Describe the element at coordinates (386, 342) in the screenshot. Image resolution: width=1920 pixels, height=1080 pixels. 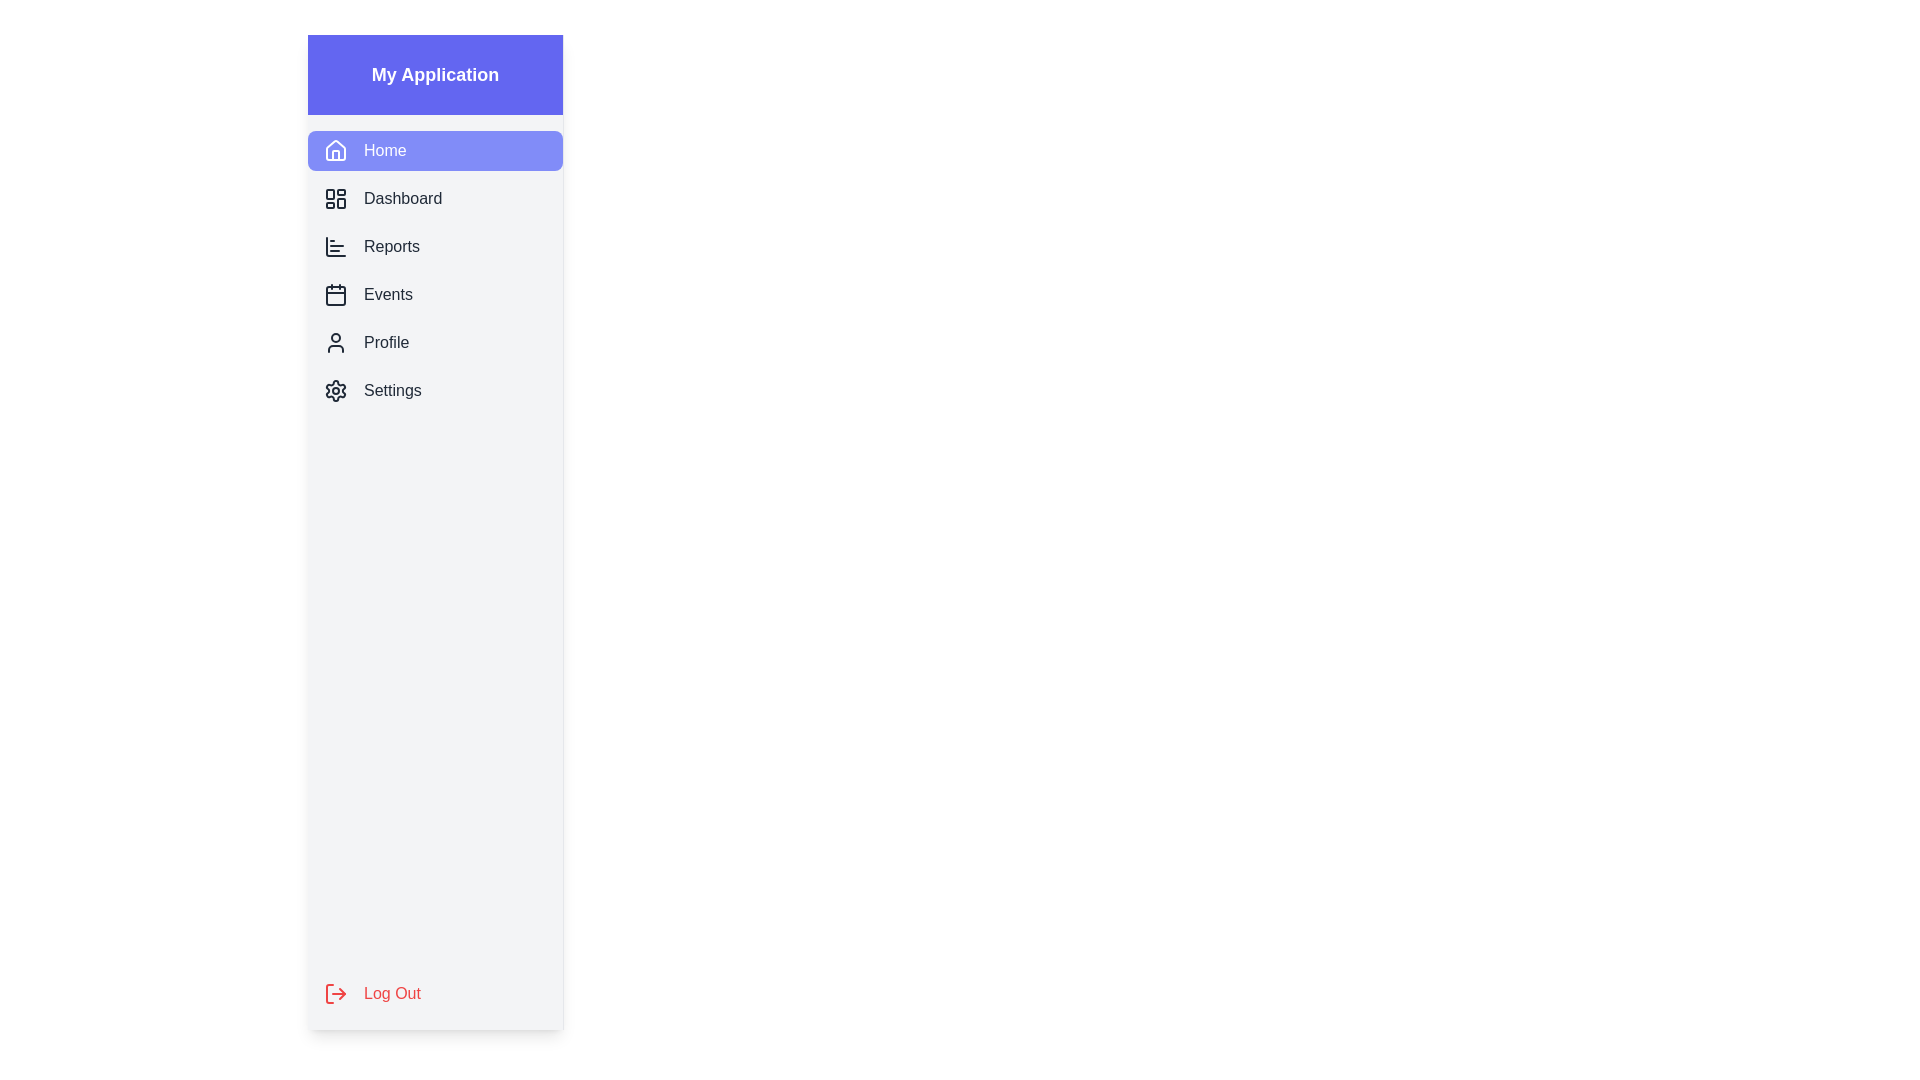
I see `the 'Profile' label in the vertical menu, which is the fourth item below 'Events' and above 'Settings'` at that location.